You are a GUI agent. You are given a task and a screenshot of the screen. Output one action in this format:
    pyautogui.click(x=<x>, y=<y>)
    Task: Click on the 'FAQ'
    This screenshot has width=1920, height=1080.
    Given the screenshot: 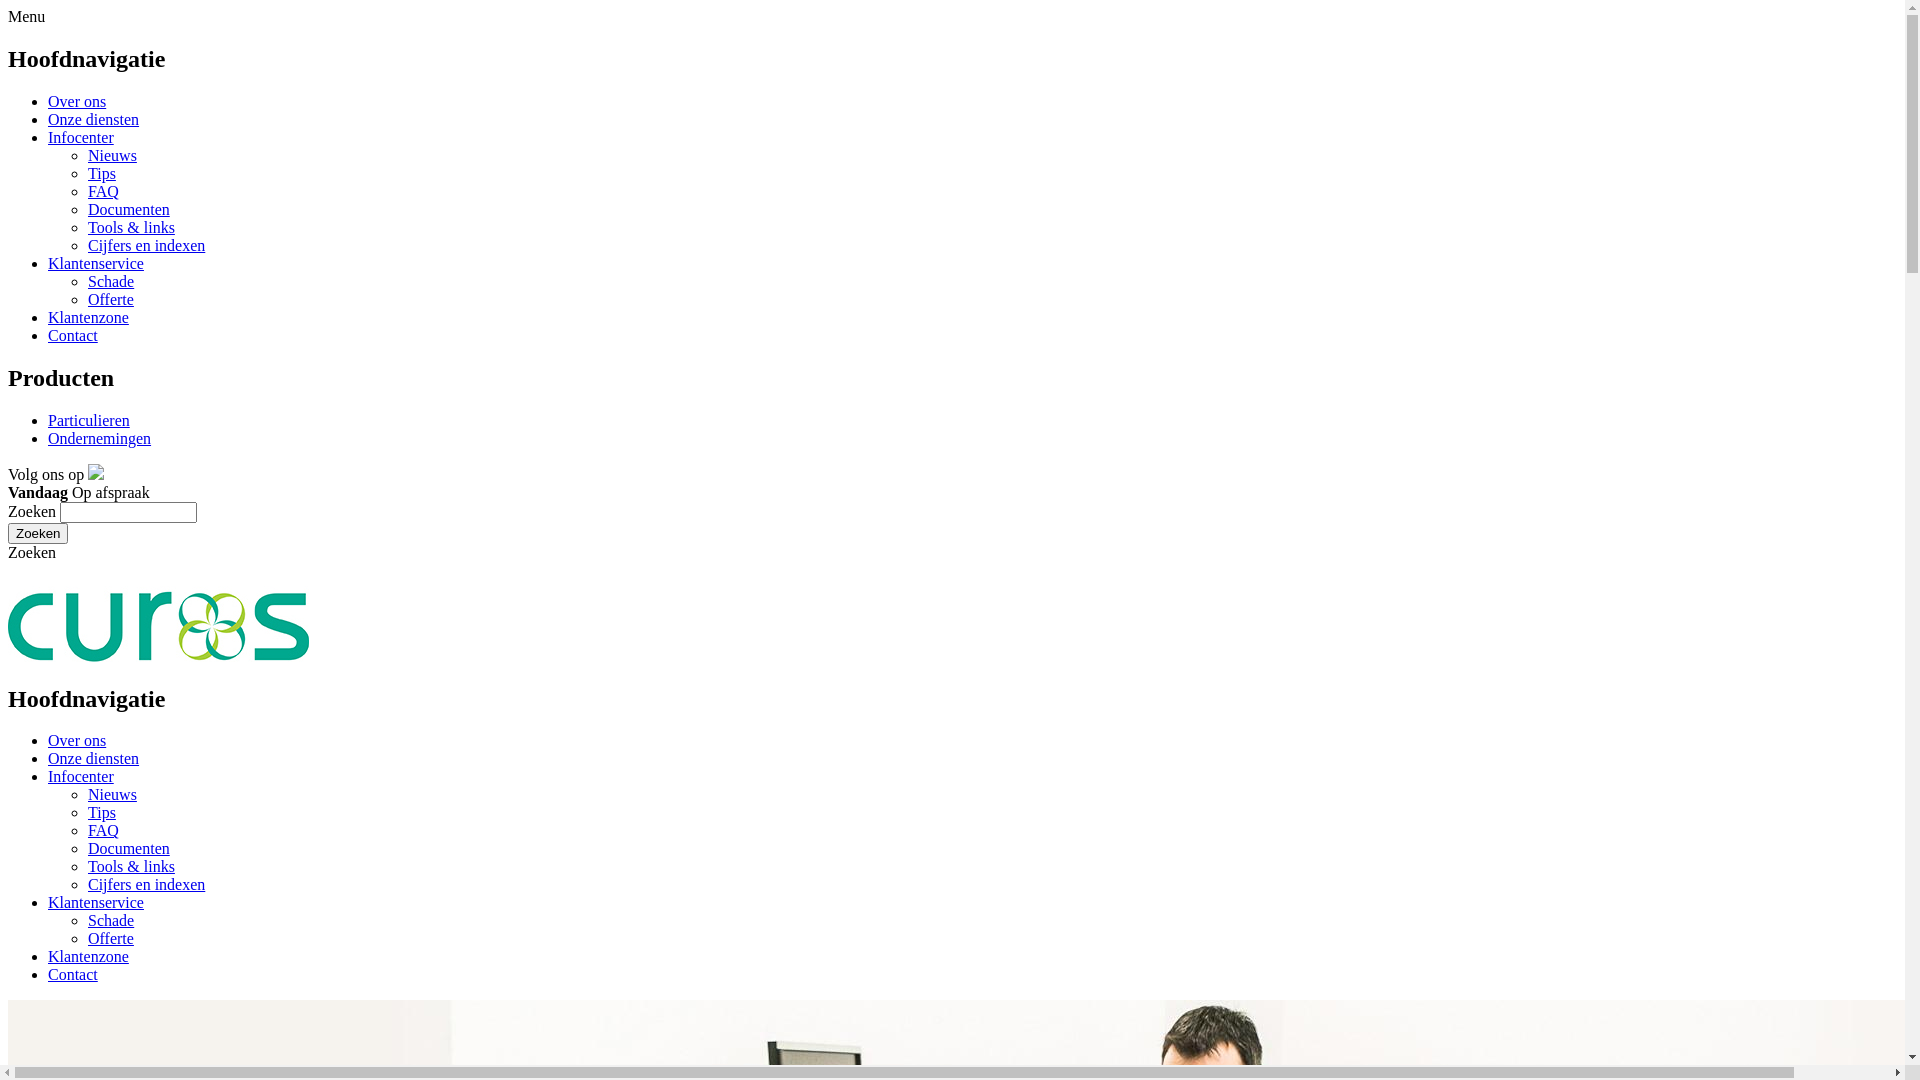 What is the action you would take?
    pyautogui.click(x=86, y=191)
    